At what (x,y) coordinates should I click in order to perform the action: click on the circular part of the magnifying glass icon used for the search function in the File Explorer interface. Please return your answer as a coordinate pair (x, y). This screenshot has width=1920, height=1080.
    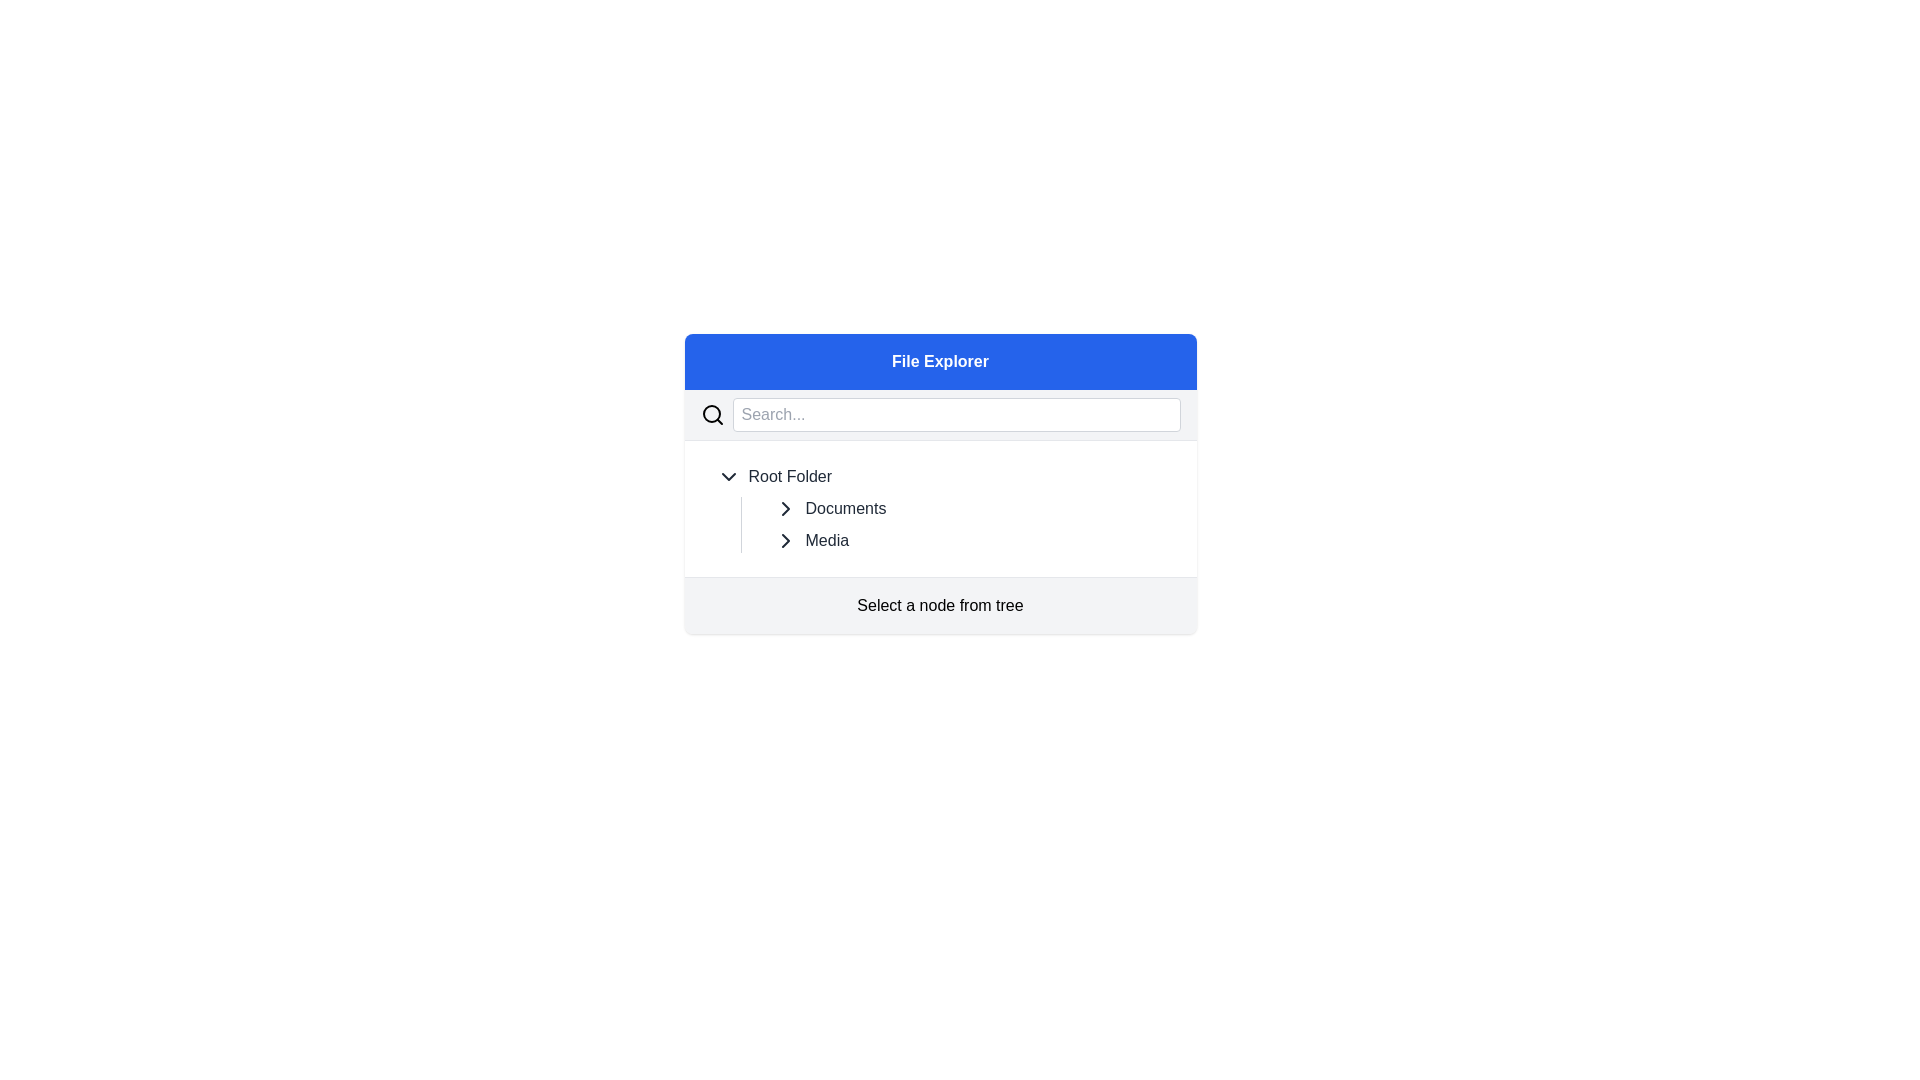
    Looking at the image, I should click on (711, 412).